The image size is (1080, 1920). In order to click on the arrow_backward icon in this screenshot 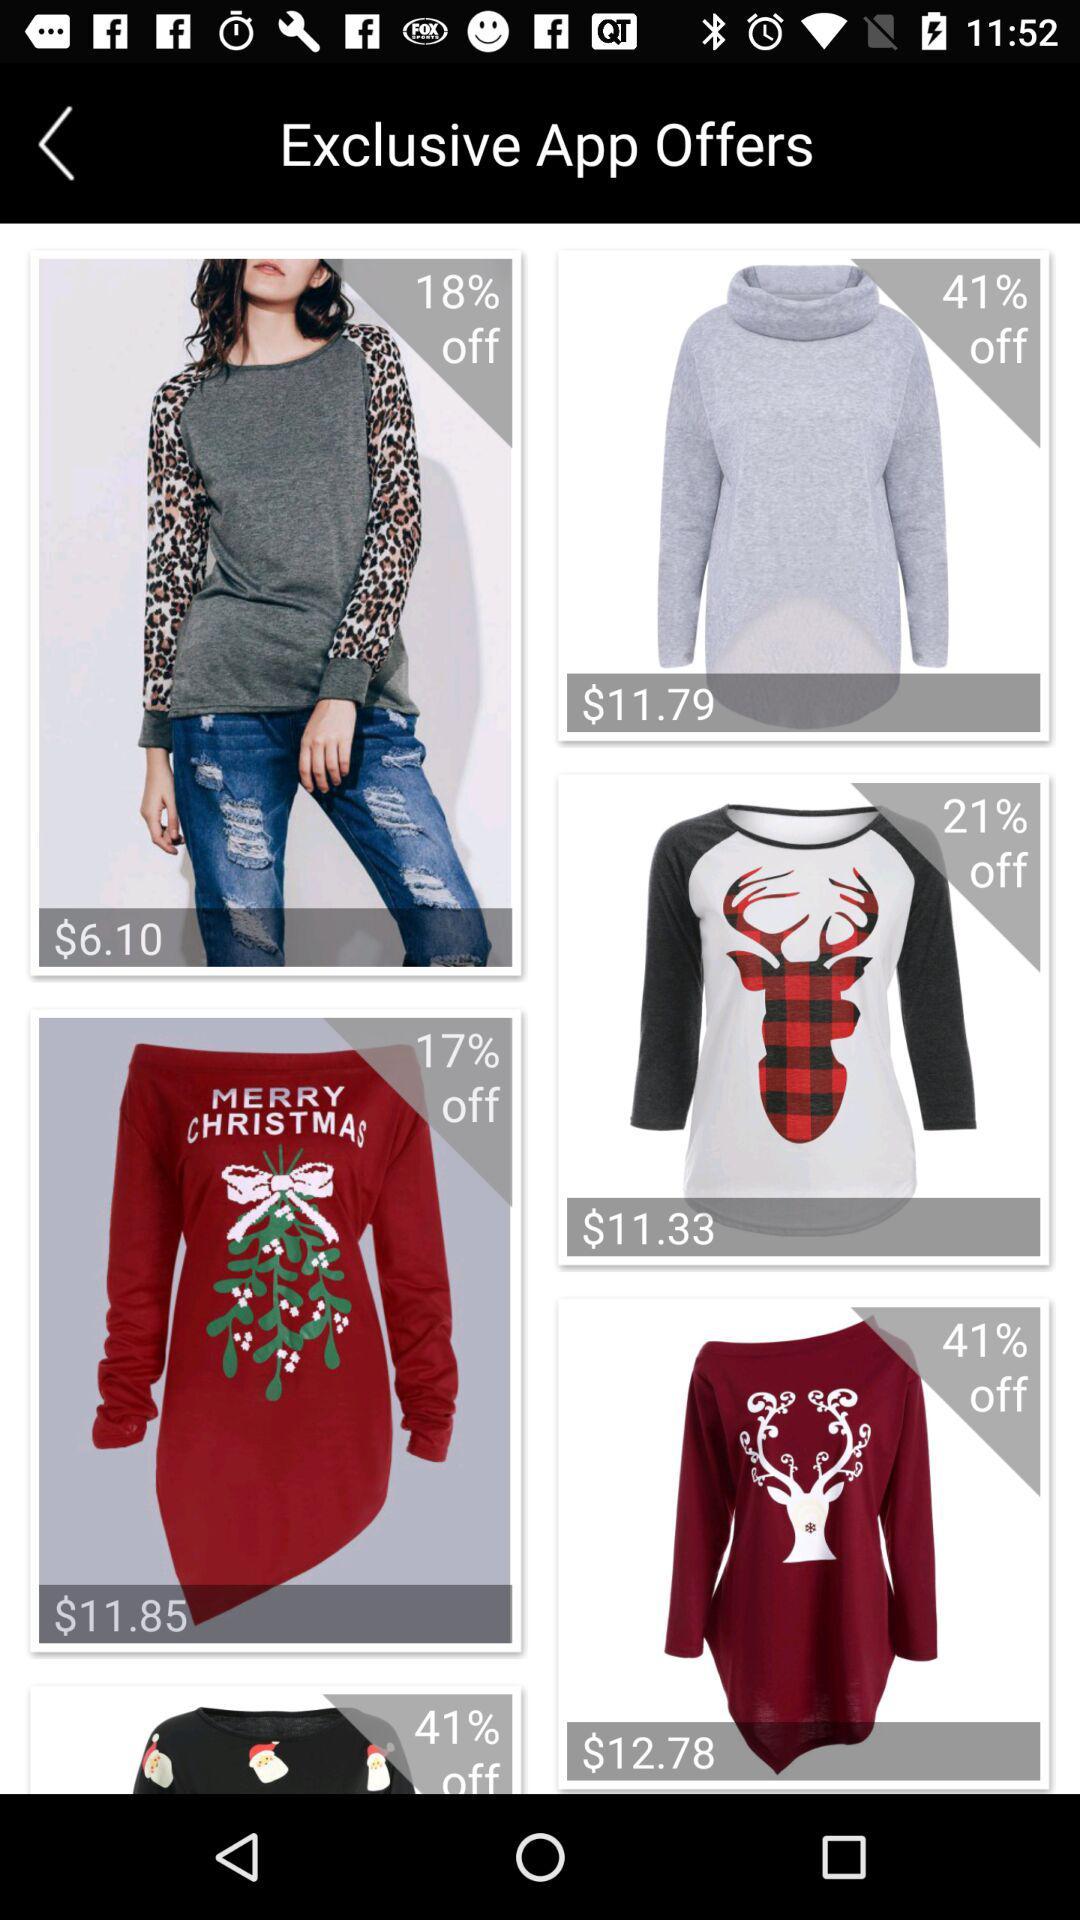, I will do `click(55, 142)`.